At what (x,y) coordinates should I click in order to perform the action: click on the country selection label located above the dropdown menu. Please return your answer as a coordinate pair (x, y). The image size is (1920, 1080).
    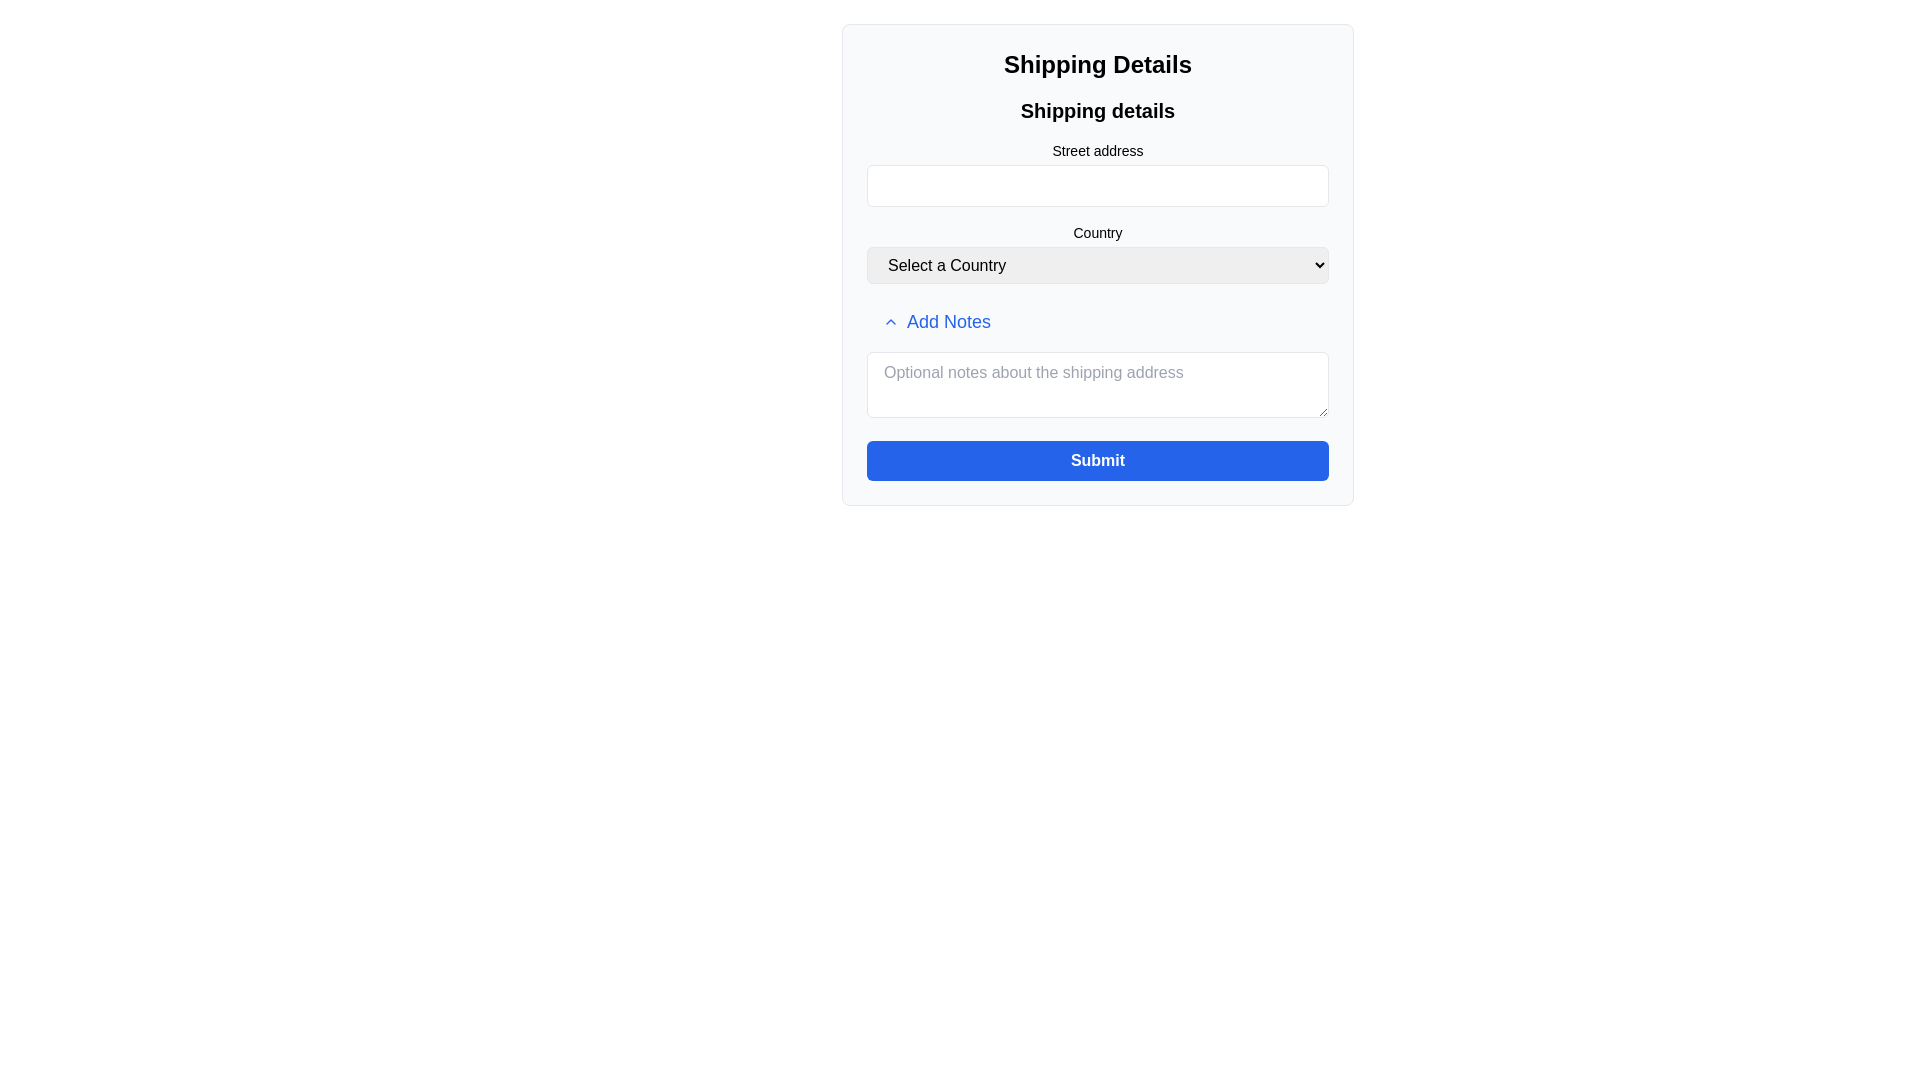
    Looking at the image, I should click on (1097, 231).